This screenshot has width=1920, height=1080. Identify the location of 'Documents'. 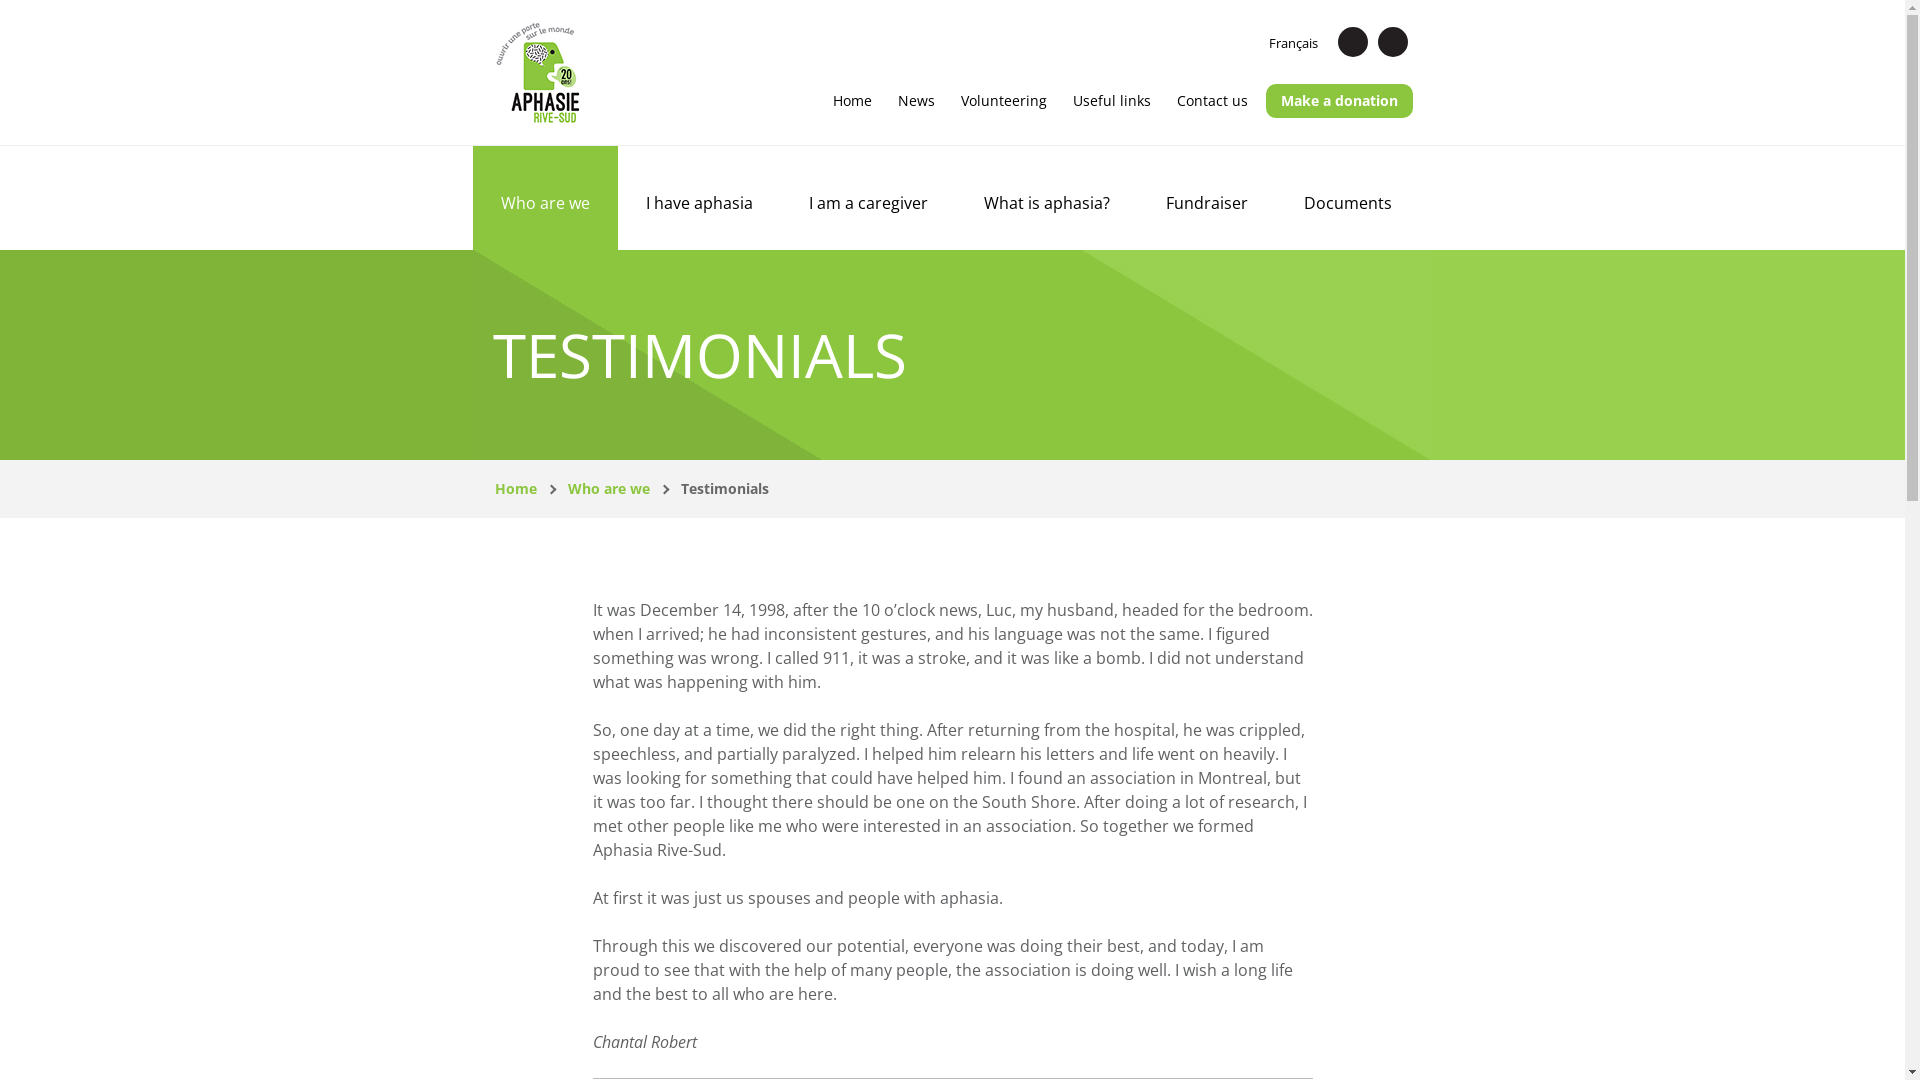
(1275, 197).